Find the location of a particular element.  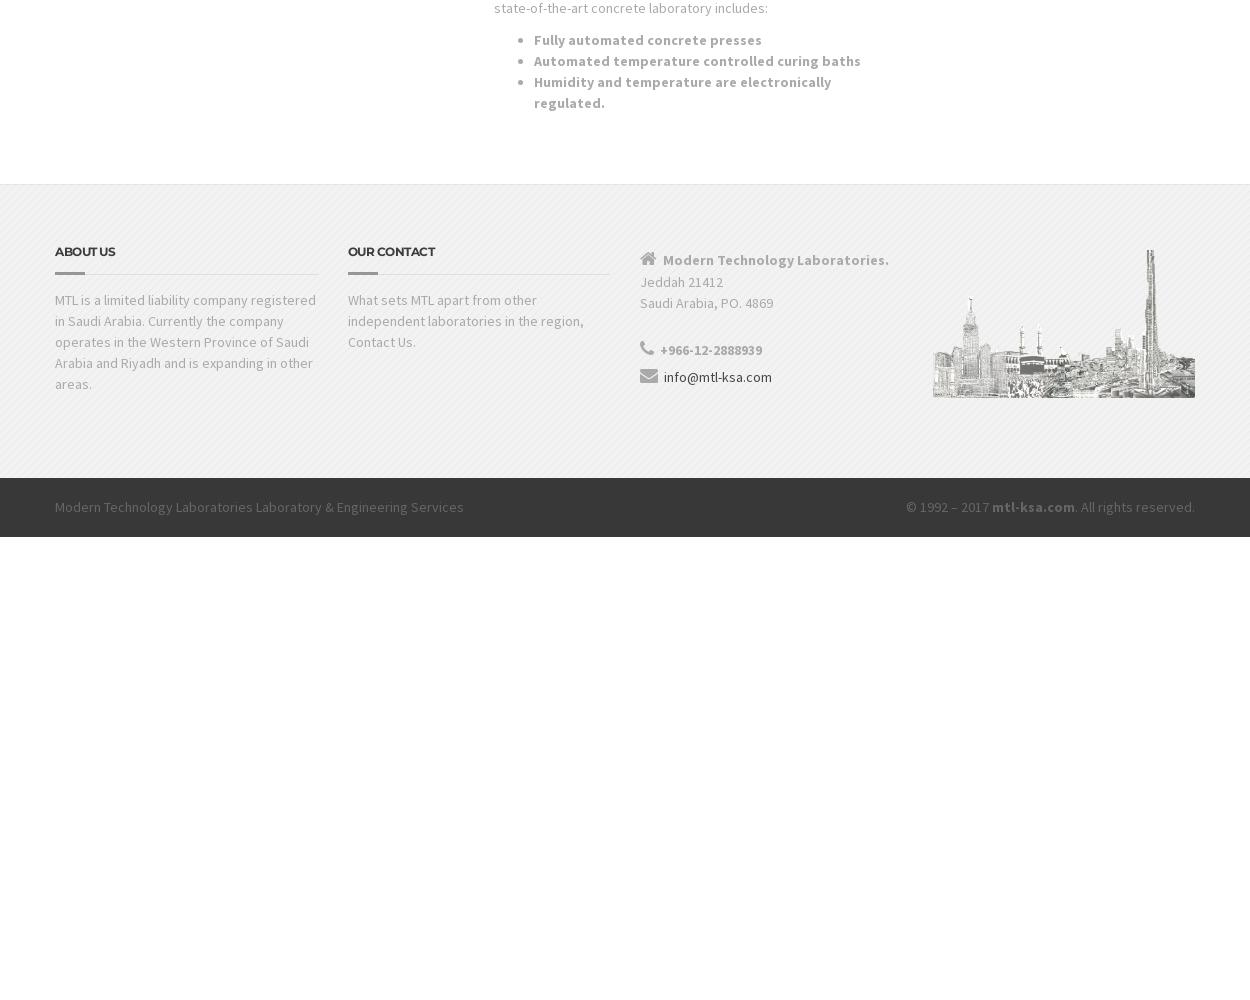

'Automated temperature controlled curing baths' is located at coordinates (695, 60).